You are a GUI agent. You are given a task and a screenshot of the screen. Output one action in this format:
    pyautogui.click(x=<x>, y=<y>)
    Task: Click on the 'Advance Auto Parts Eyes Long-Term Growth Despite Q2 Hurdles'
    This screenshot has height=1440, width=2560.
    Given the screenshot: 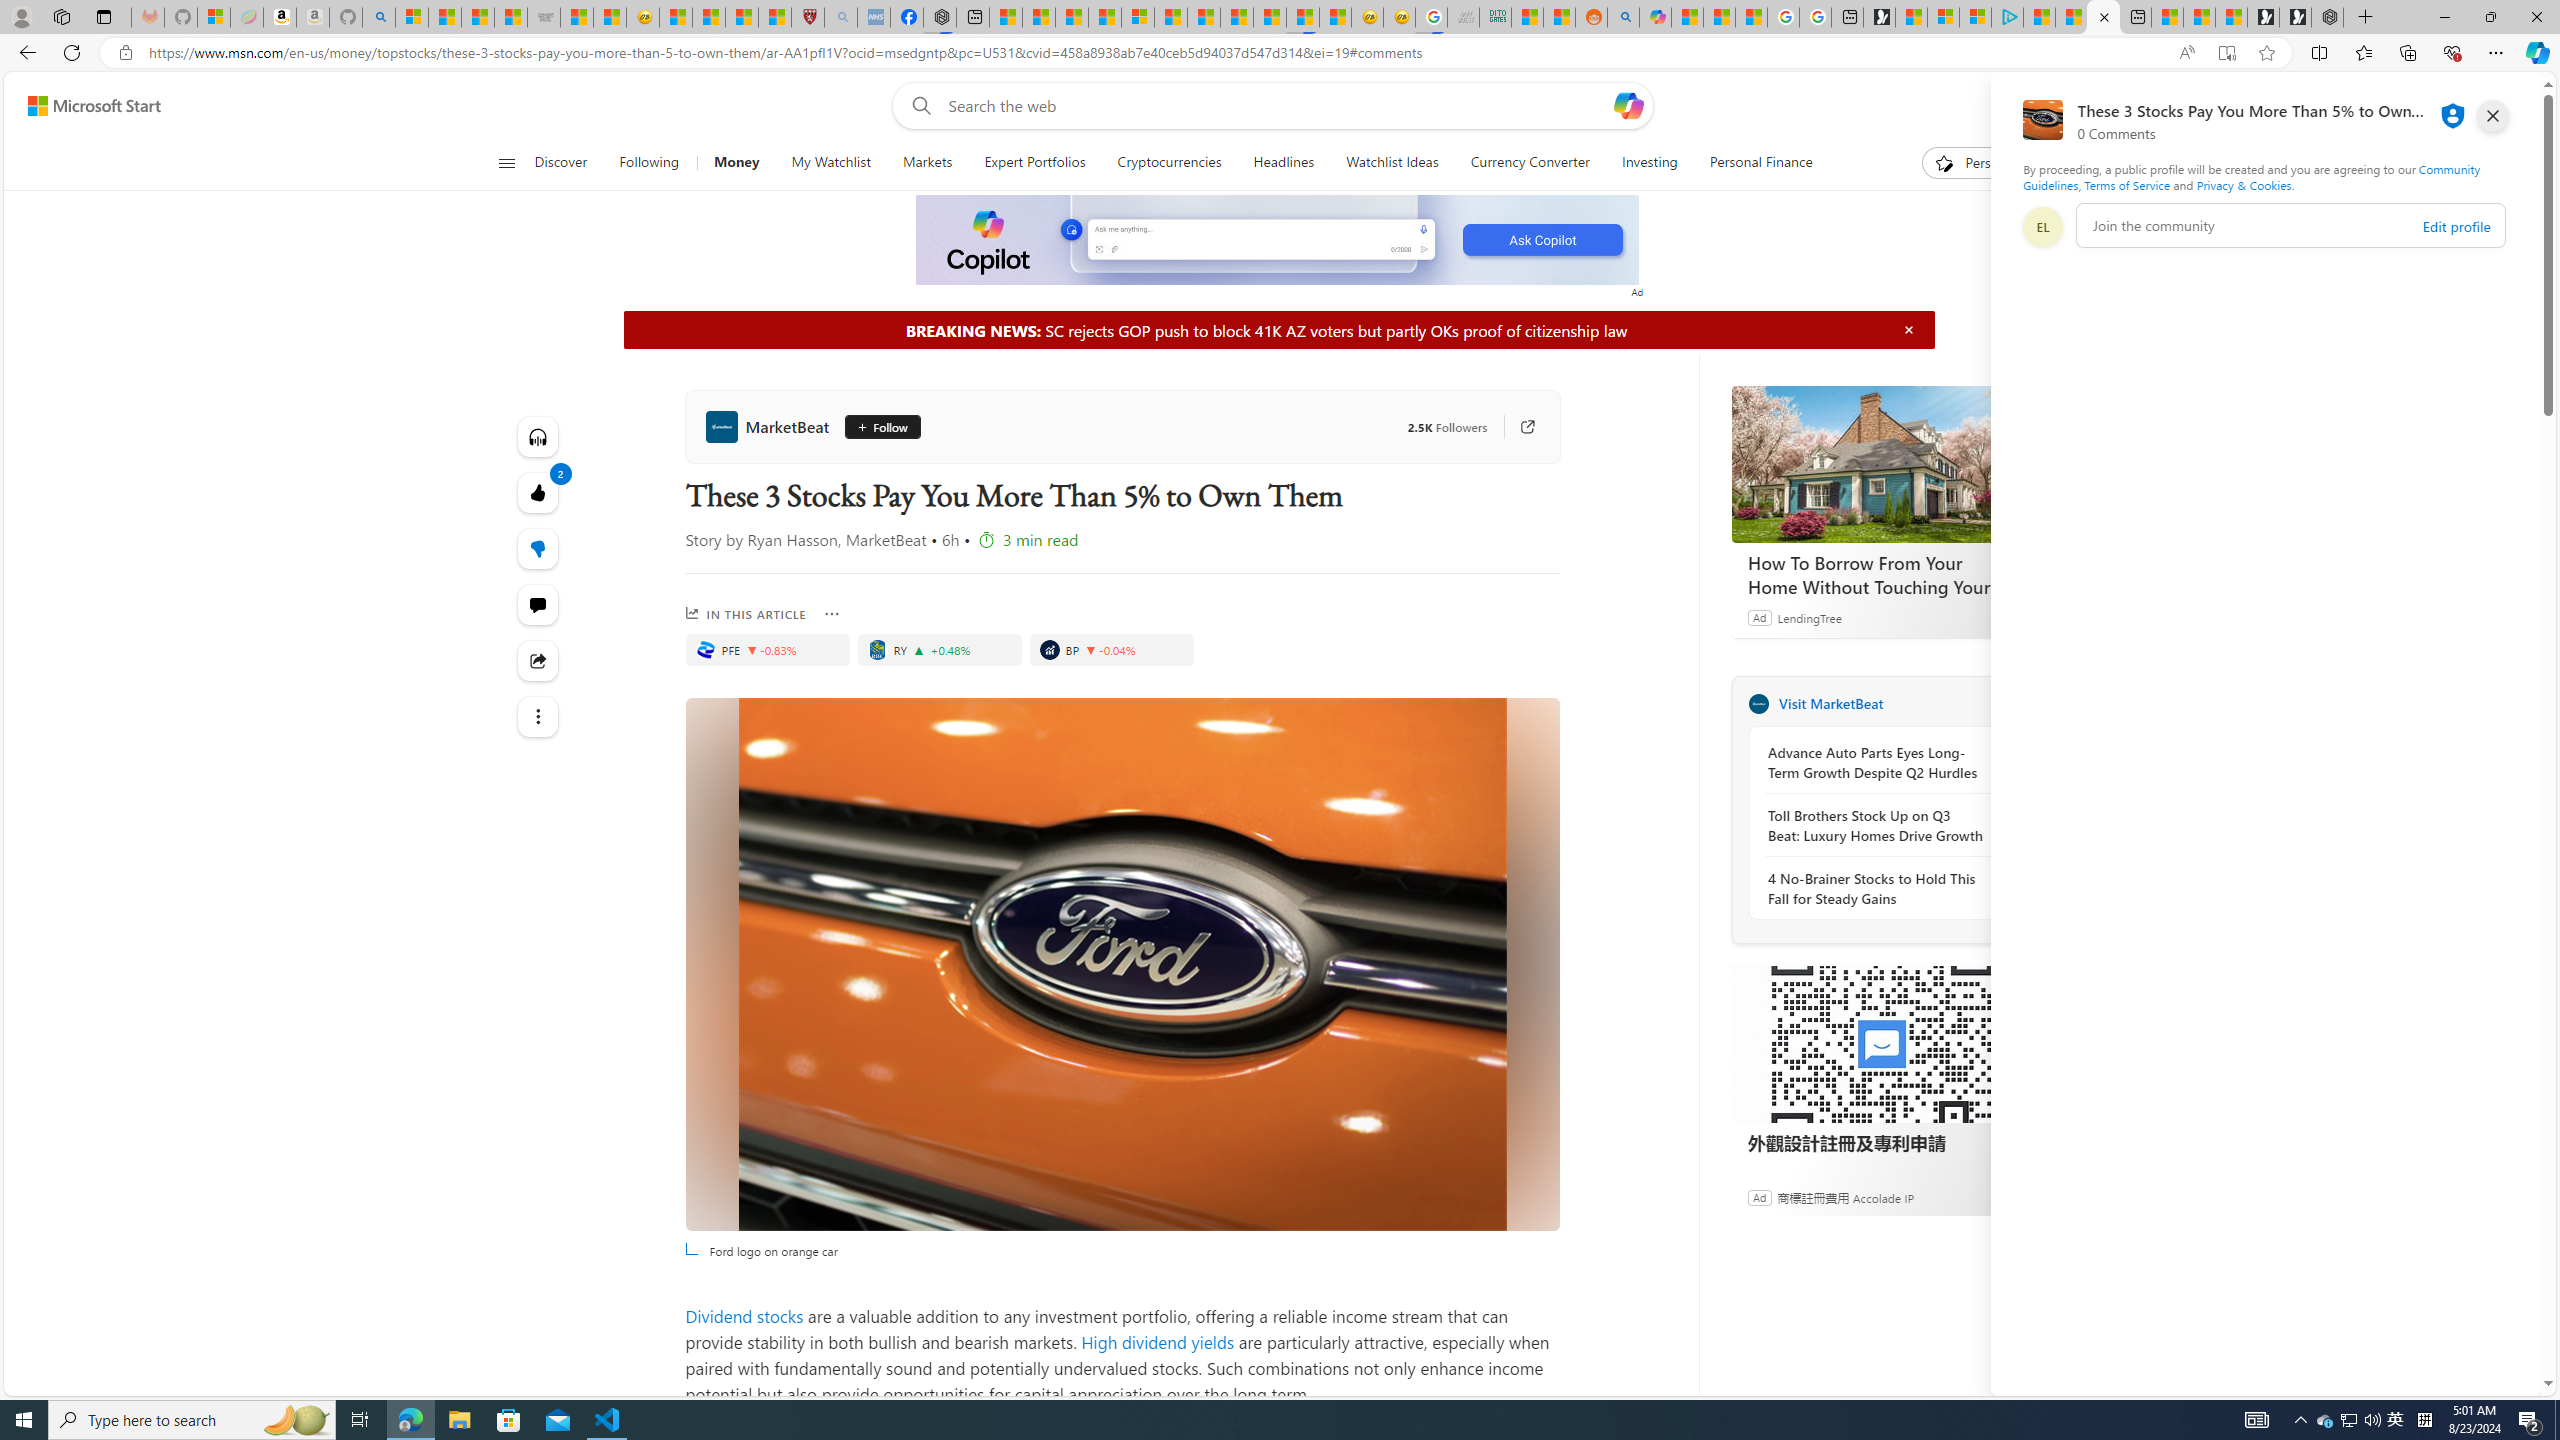 What is the action you would take?
    pyautogui.click(x=1875, y=762)
    